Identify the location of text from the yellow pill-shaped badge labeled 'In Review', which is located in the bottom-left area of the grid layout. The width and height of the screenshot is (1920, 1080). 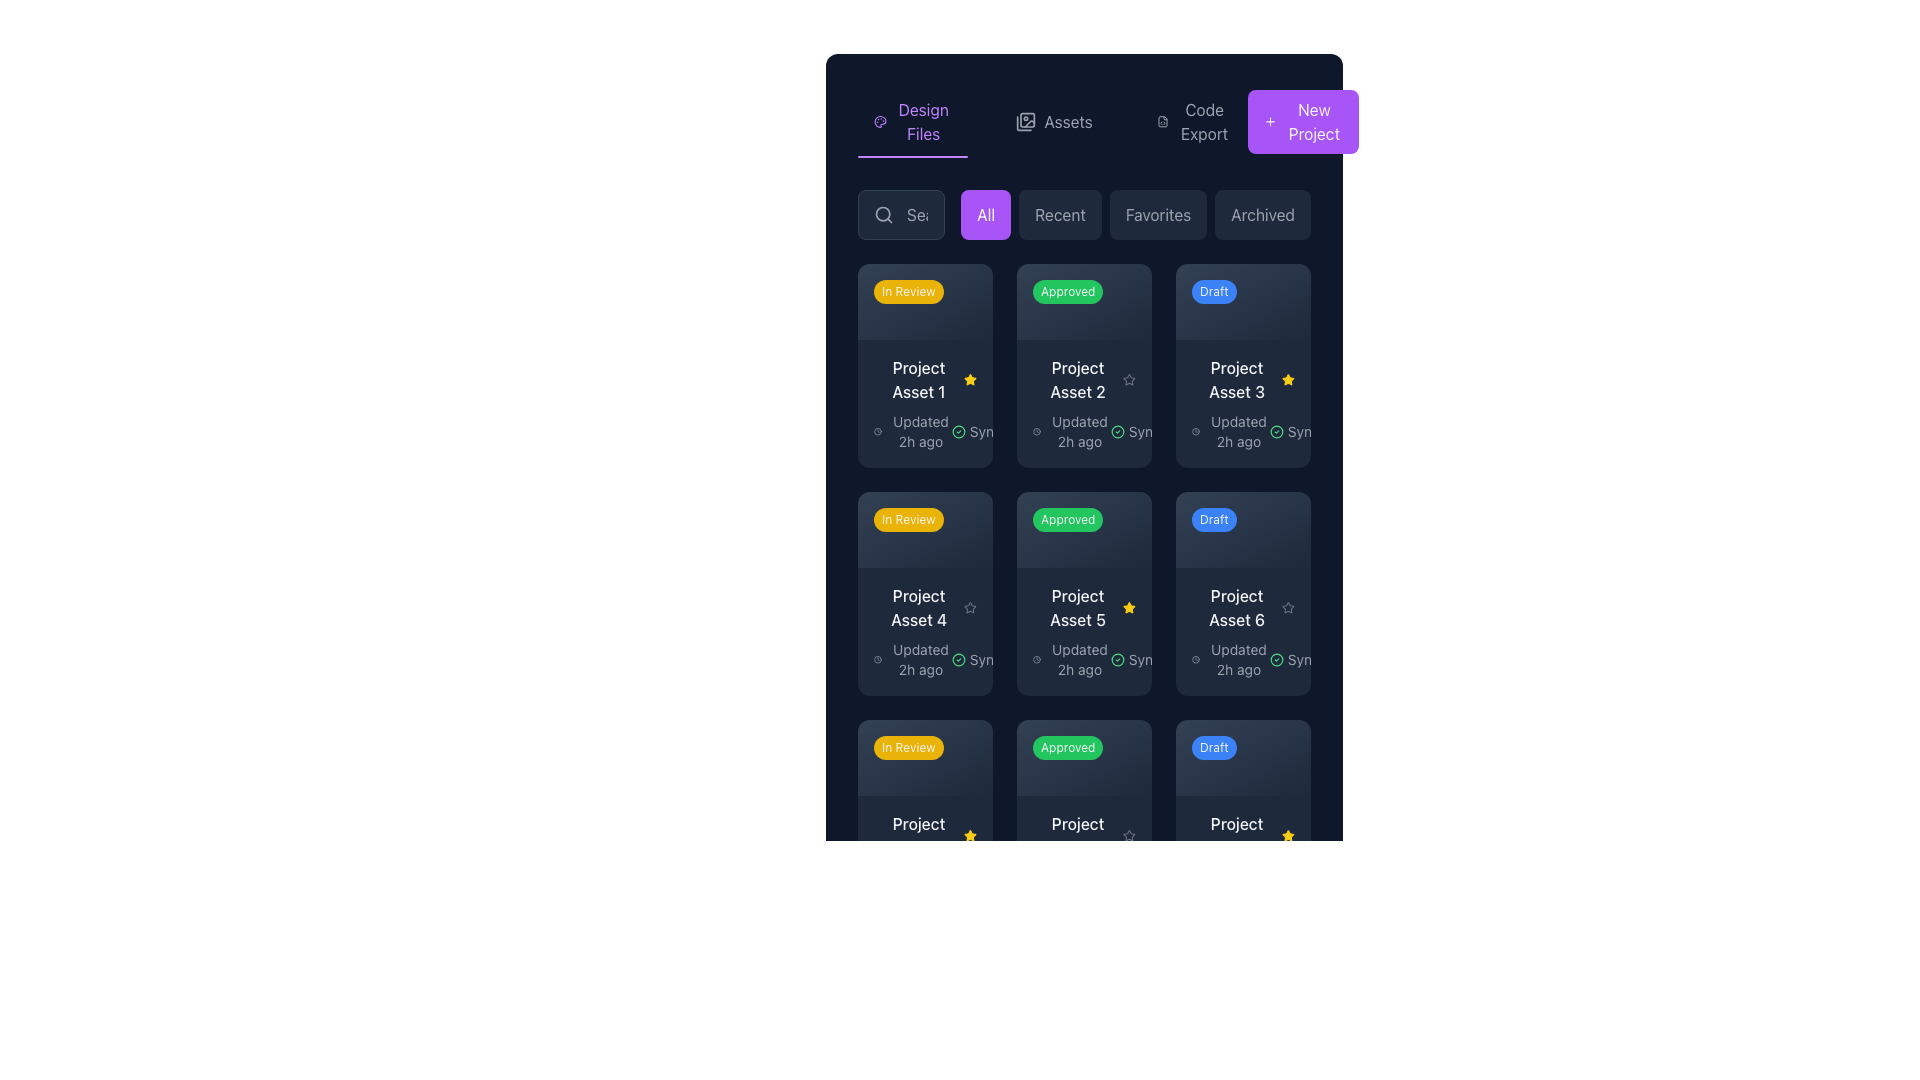
(907, 747).